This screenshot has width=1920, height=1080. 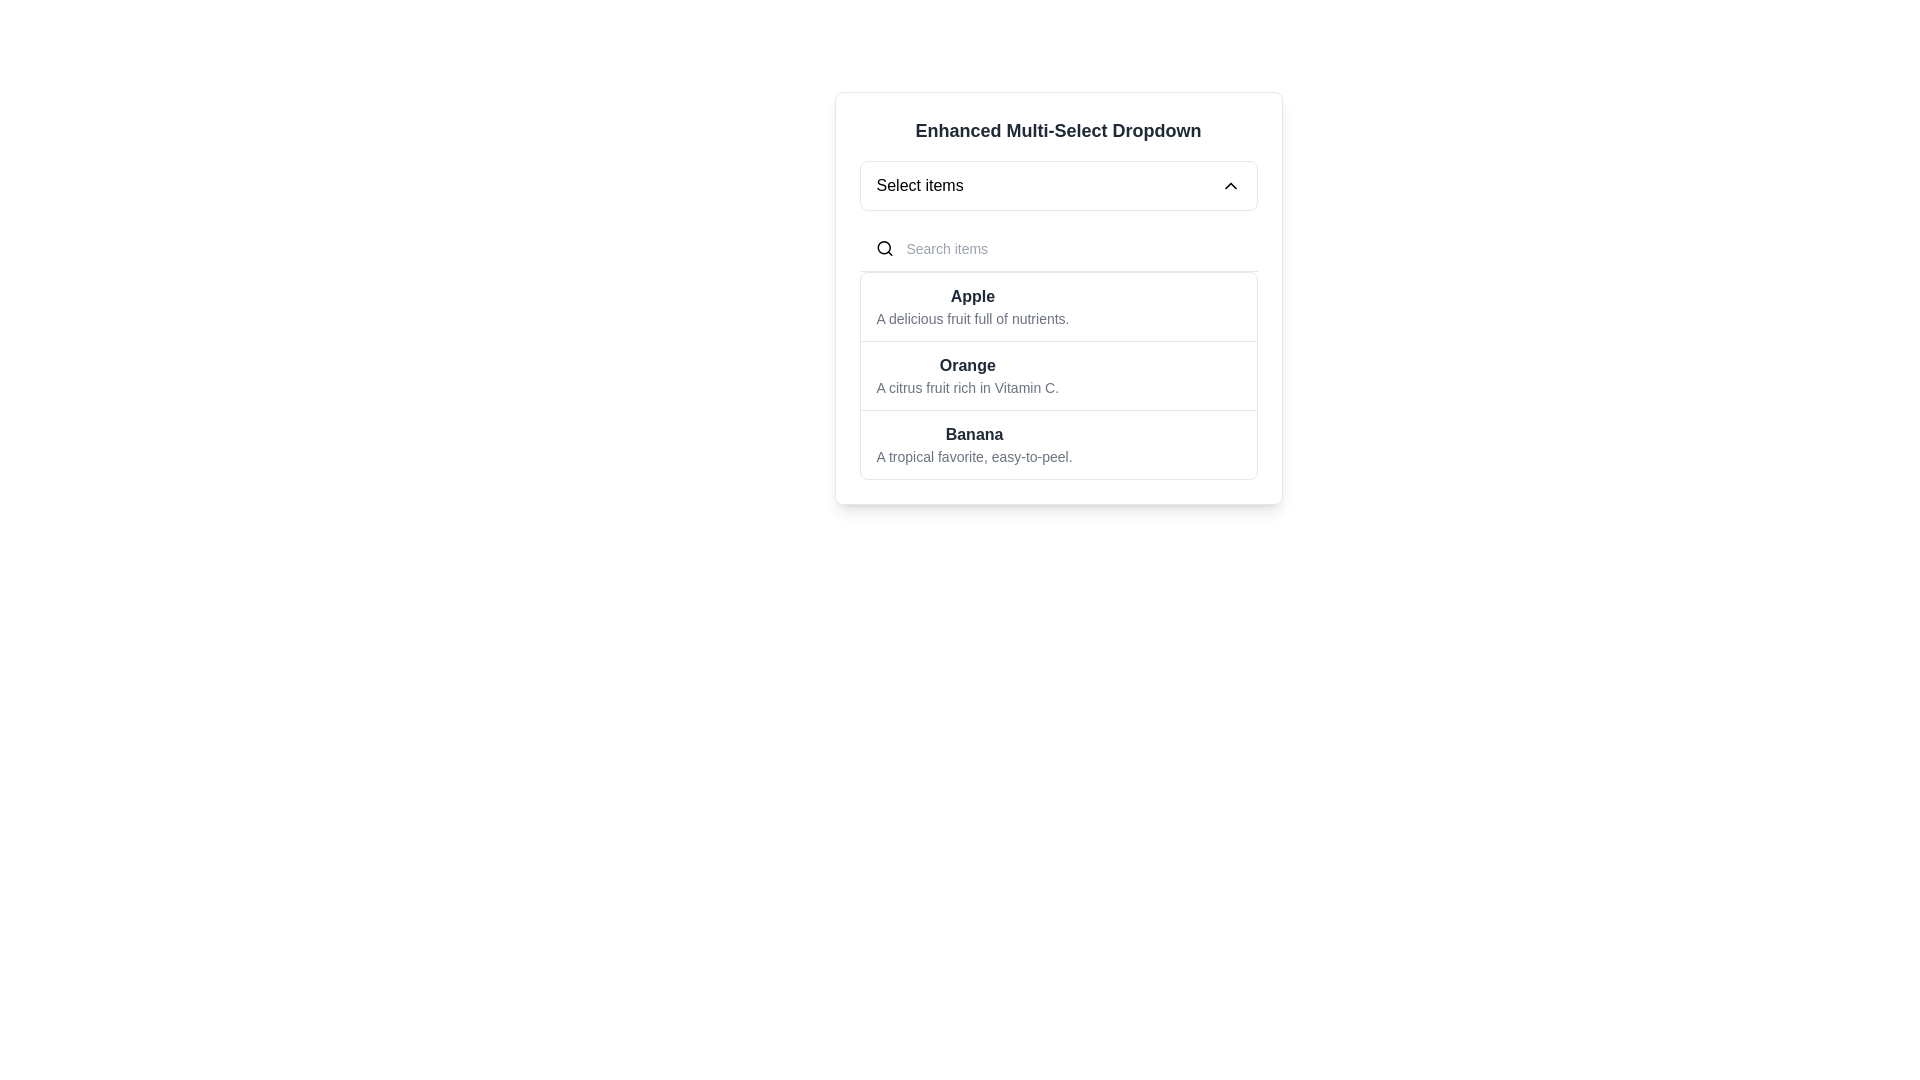 I want to click on to select the list item labeled 'Banana', which is the third item in a dropdown menu, positioned above further options and below the 'Orange' item, so click(x=974, y=443).